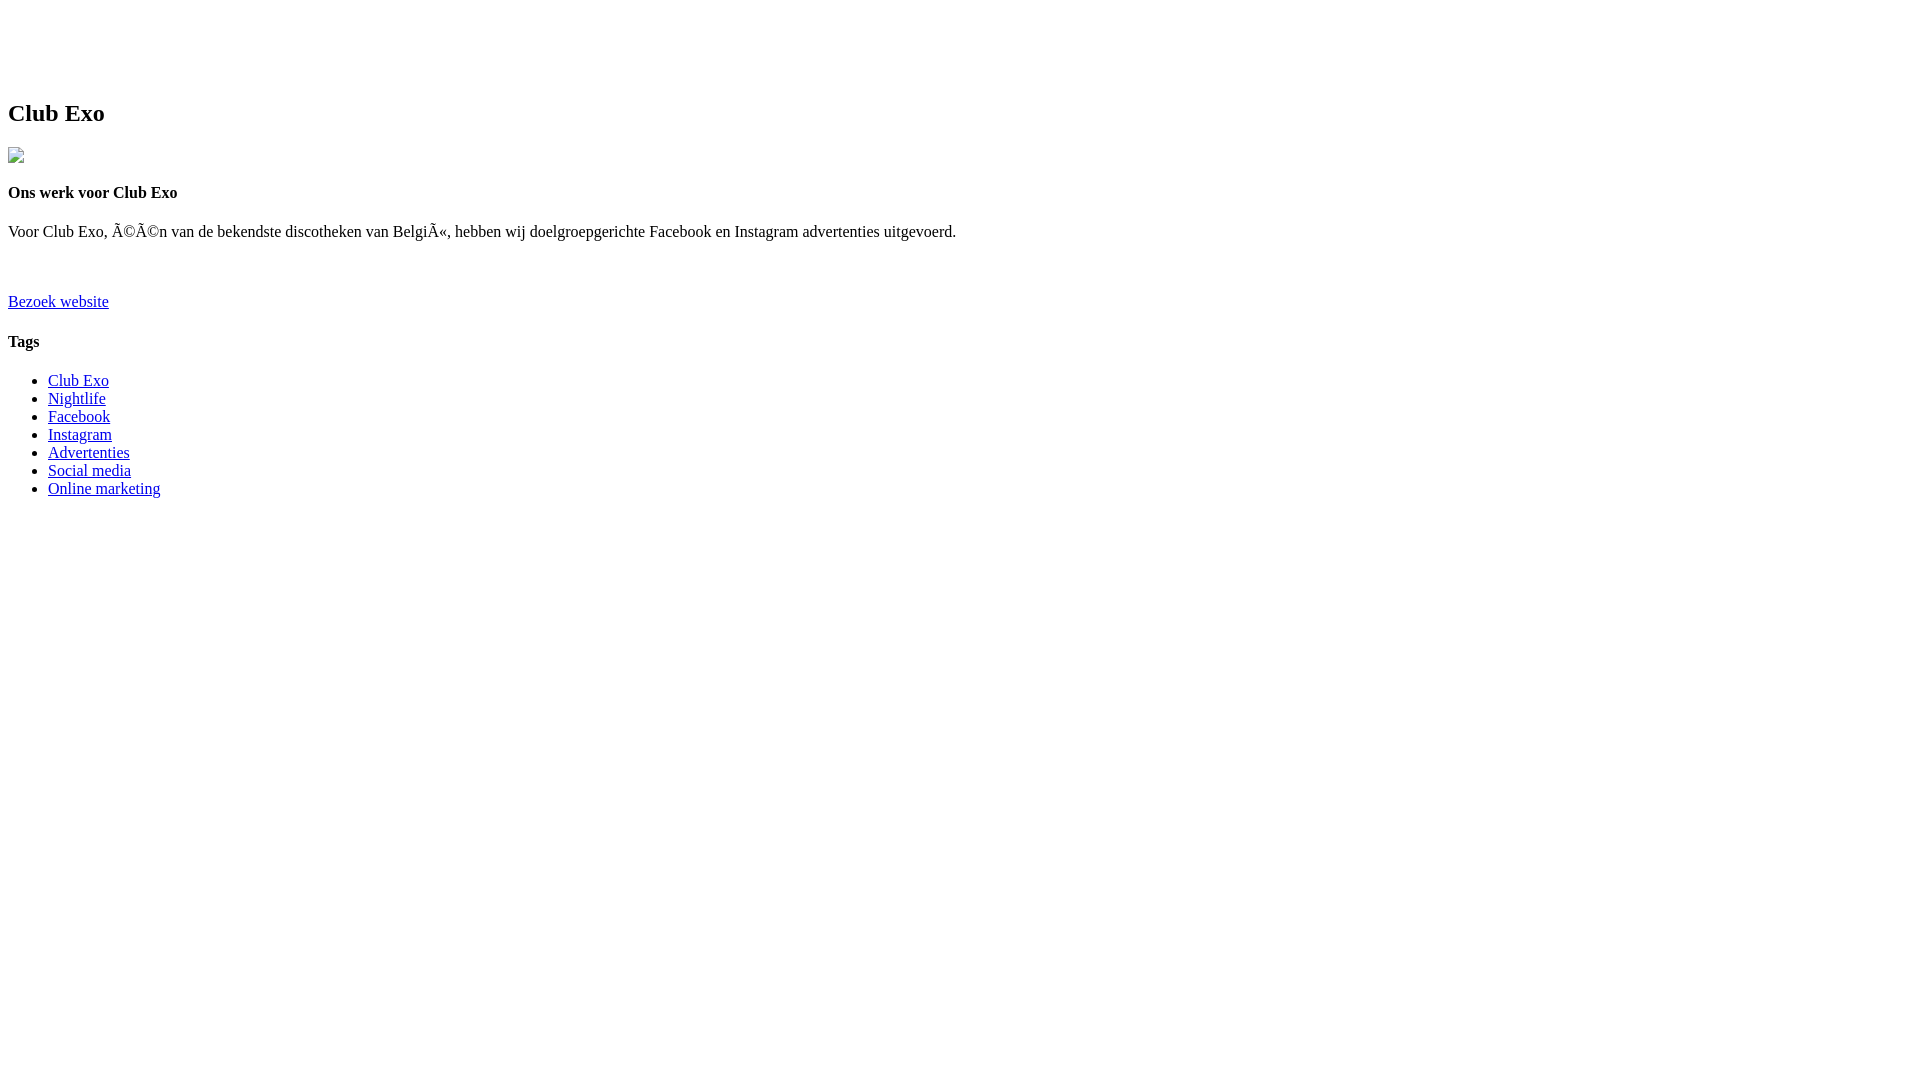 This screenshot has width=1920, height=1080. Describe the element at coordinates (48, 433) in the screenshot. I see `'Instagram'` at that location.